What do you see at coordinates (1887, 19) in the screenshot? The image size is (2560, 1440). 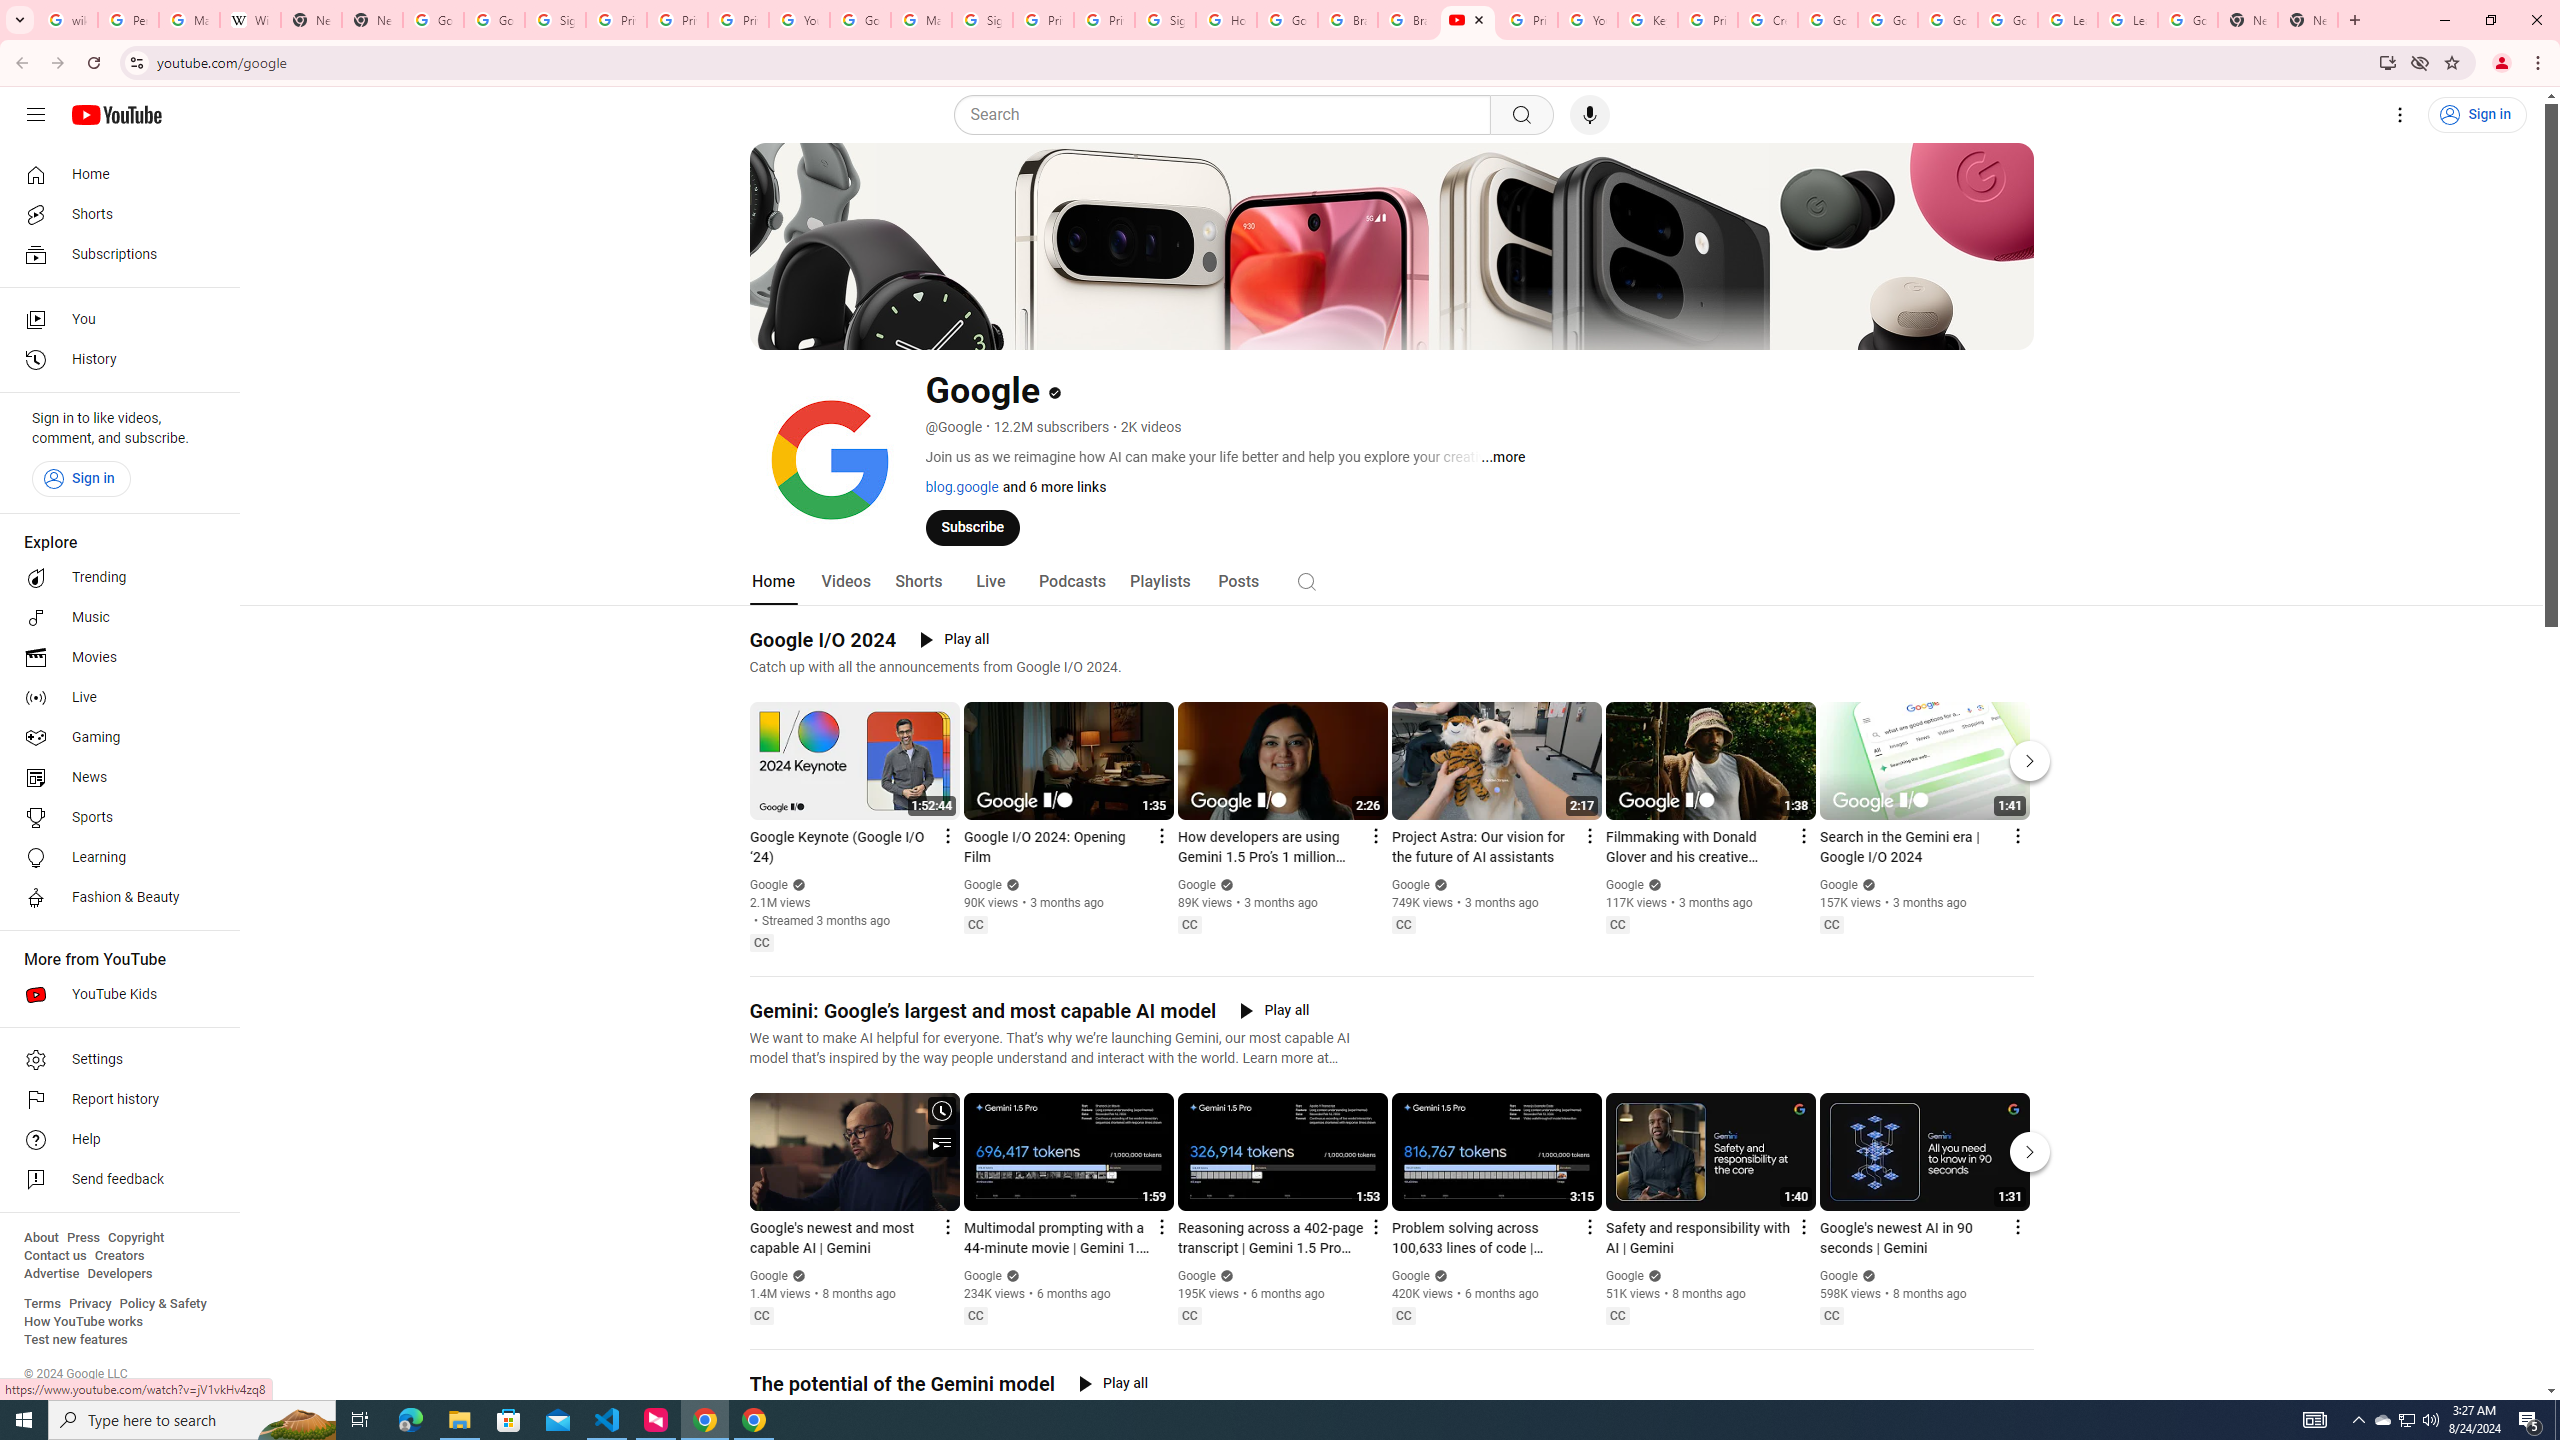 I see `'Google Account Help'` at bounding box center [1887, 19].